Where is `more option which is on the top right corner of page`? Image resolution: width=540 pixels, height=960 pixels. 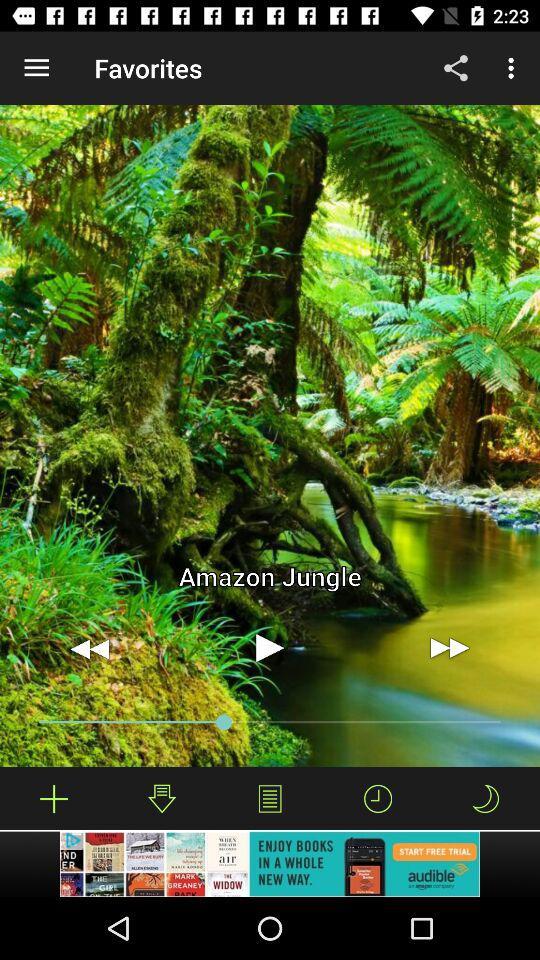 more option which is on the top right corner of page is located at coordinates (514, 68).